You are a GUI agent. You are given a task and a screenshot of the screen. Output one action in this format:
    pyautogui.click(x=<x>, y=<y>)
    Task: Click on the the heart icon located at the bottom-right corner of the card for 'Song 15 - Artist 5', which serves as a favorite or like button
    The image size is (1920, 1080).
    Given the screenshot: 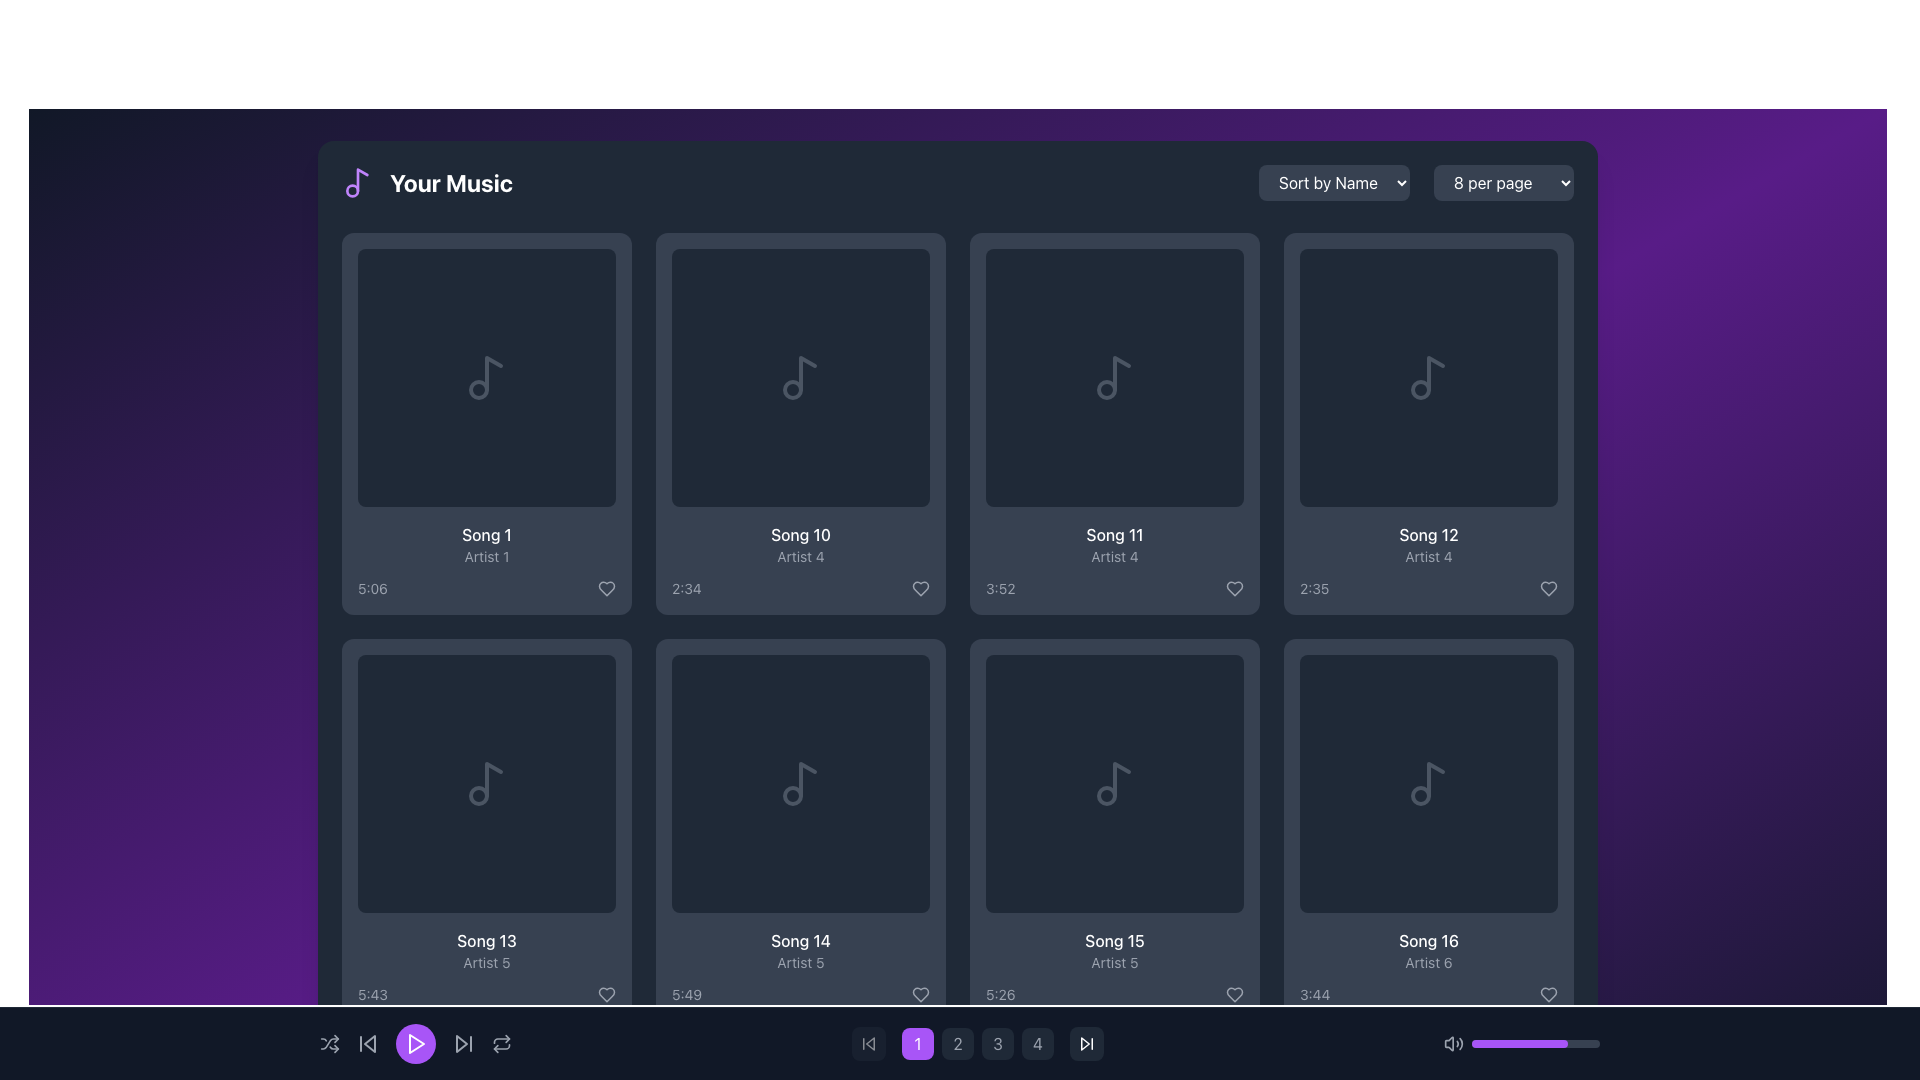 What is the action you would take?
    pyautogui.click(x=1233, y=995)
    